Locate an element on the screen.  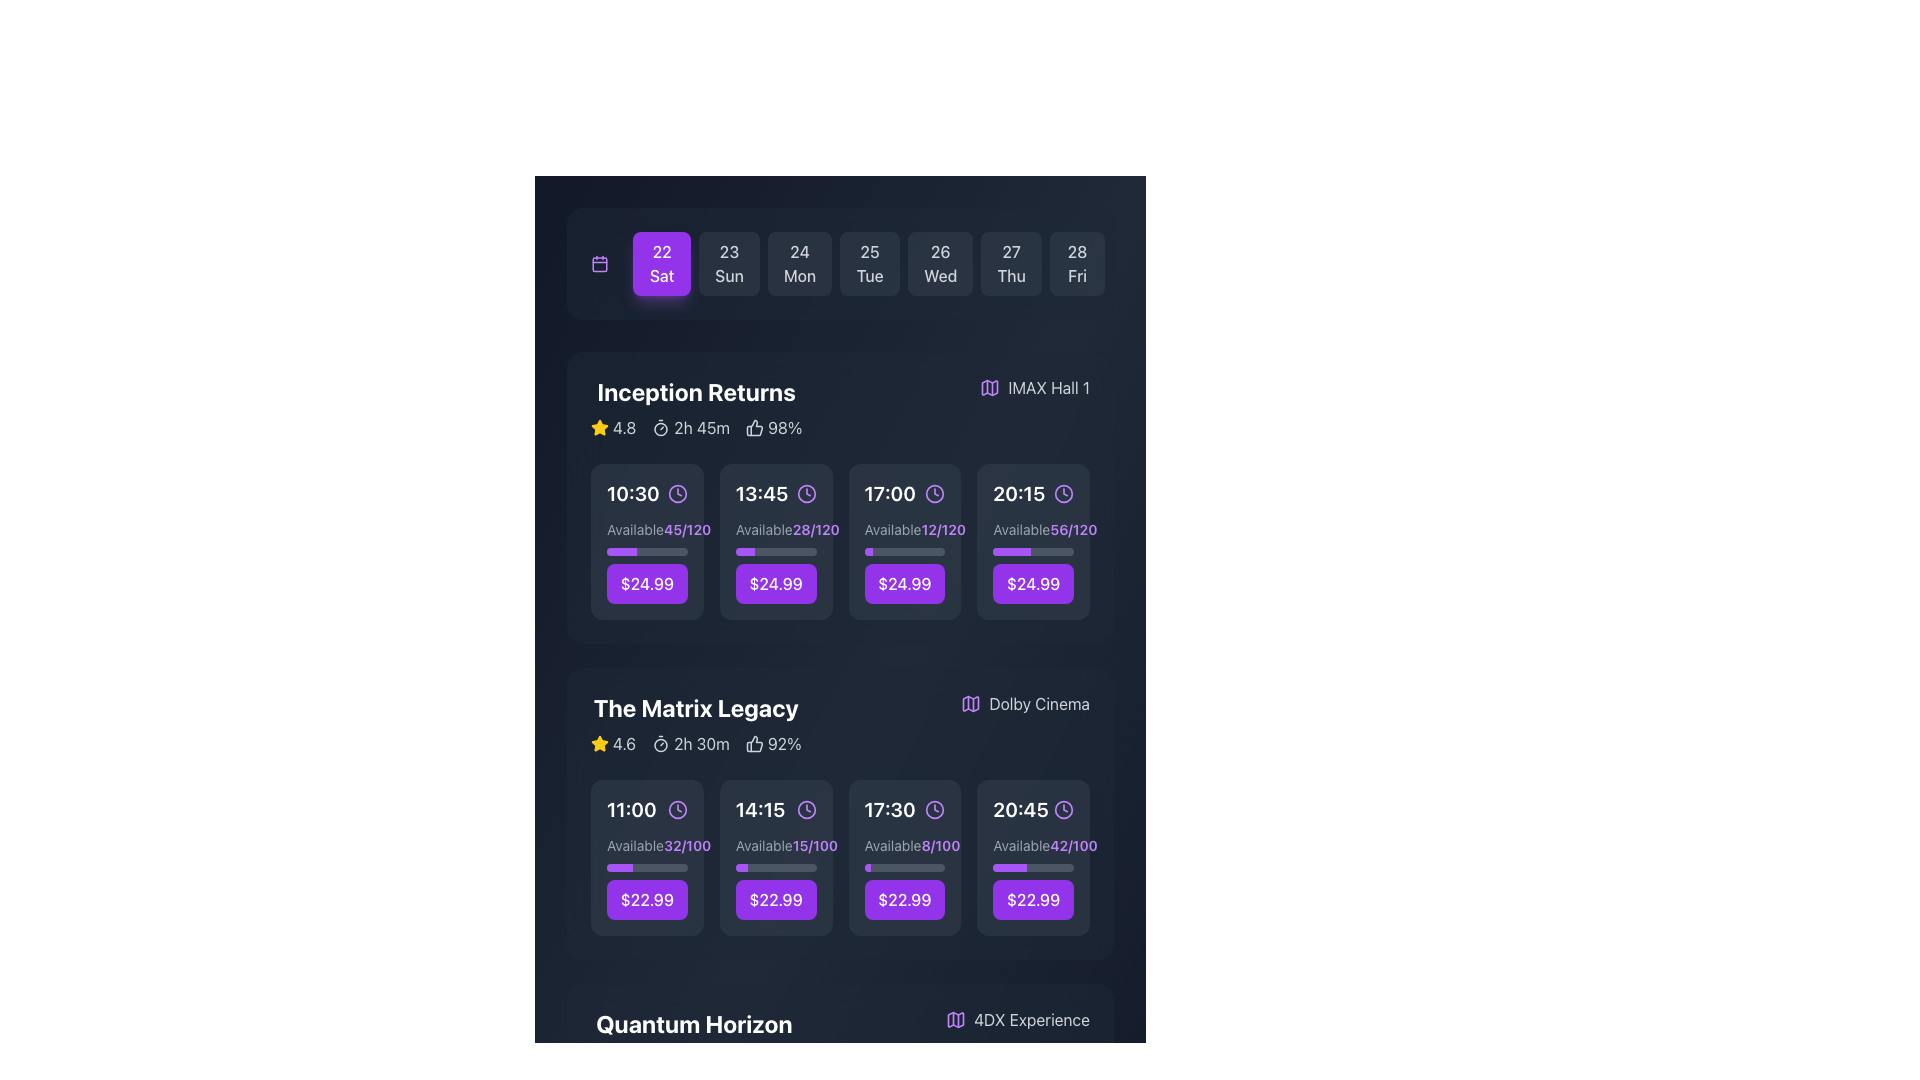
over the third card in the first row under the 'Inception Returns' movie section is located at coordinates (903, 562).